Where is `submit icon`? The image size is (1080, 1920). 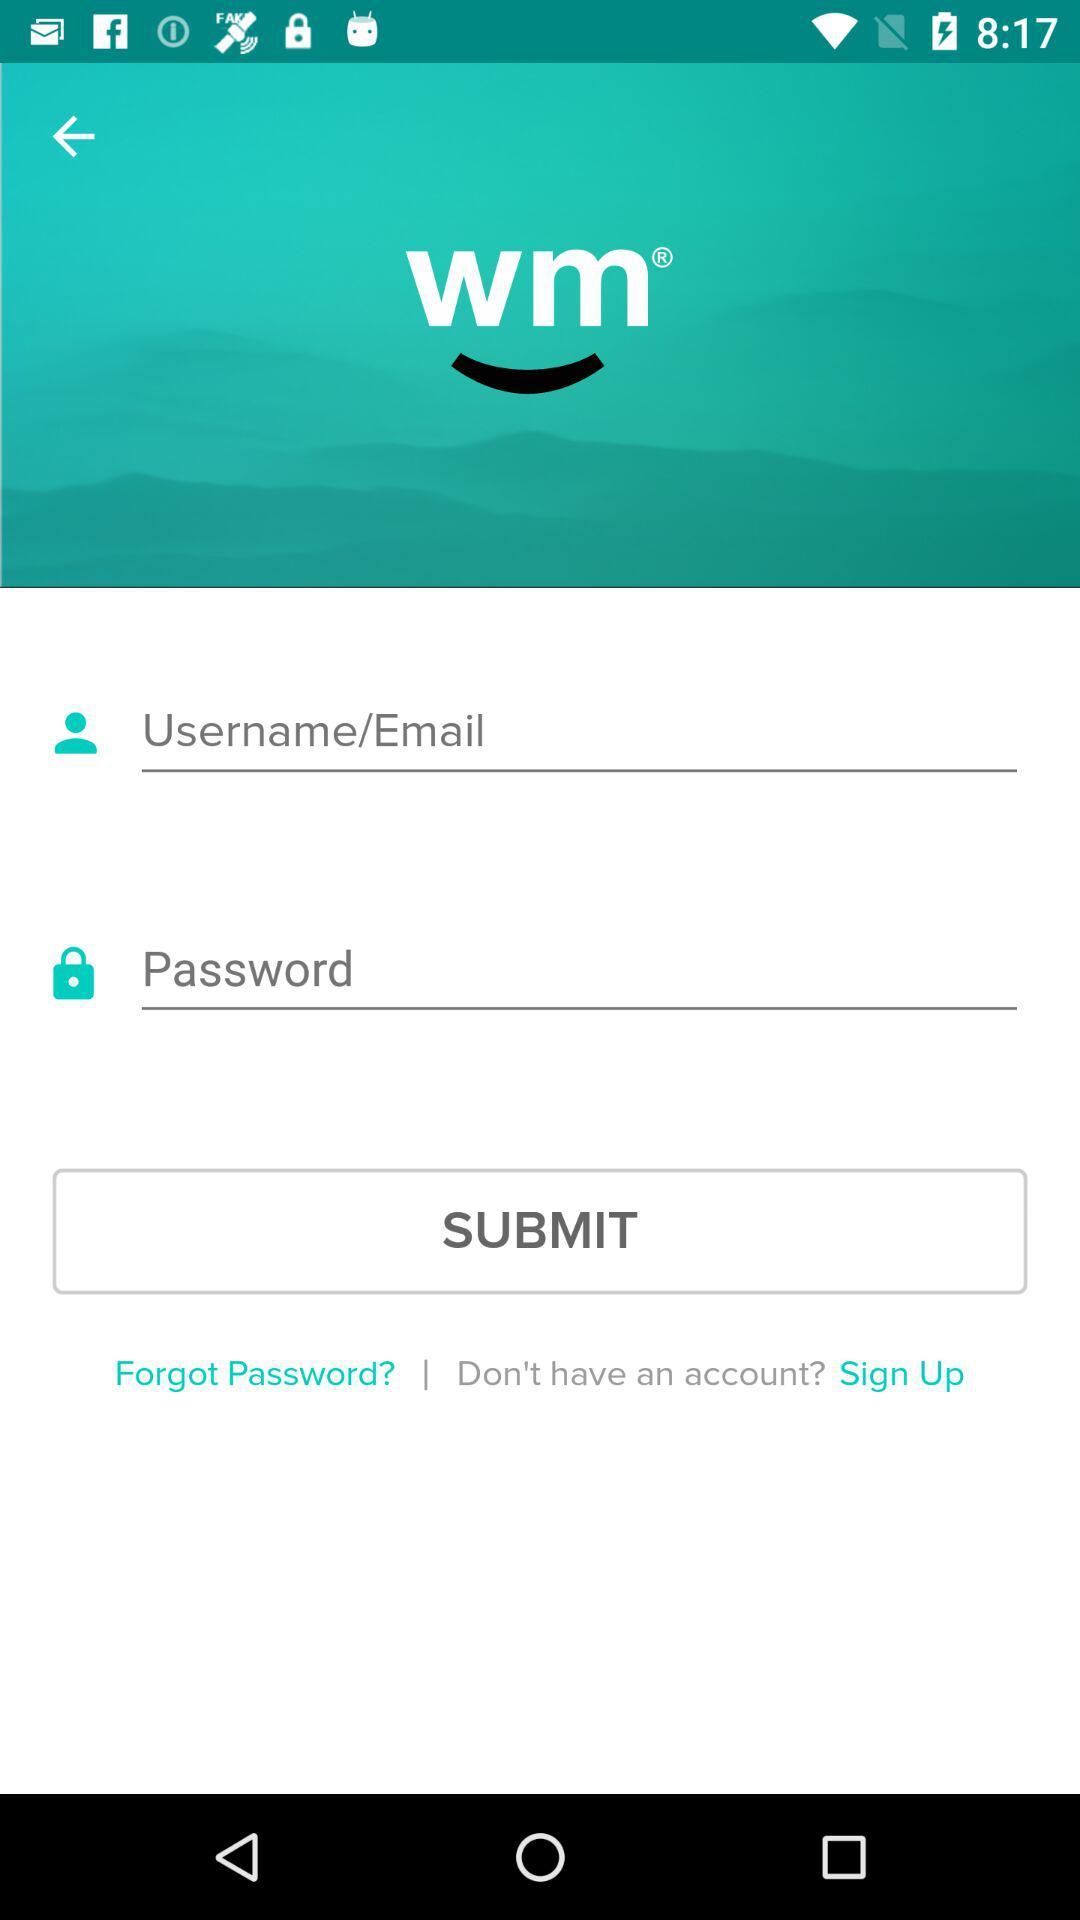
submit icon is located at coordinates (540, 1230).